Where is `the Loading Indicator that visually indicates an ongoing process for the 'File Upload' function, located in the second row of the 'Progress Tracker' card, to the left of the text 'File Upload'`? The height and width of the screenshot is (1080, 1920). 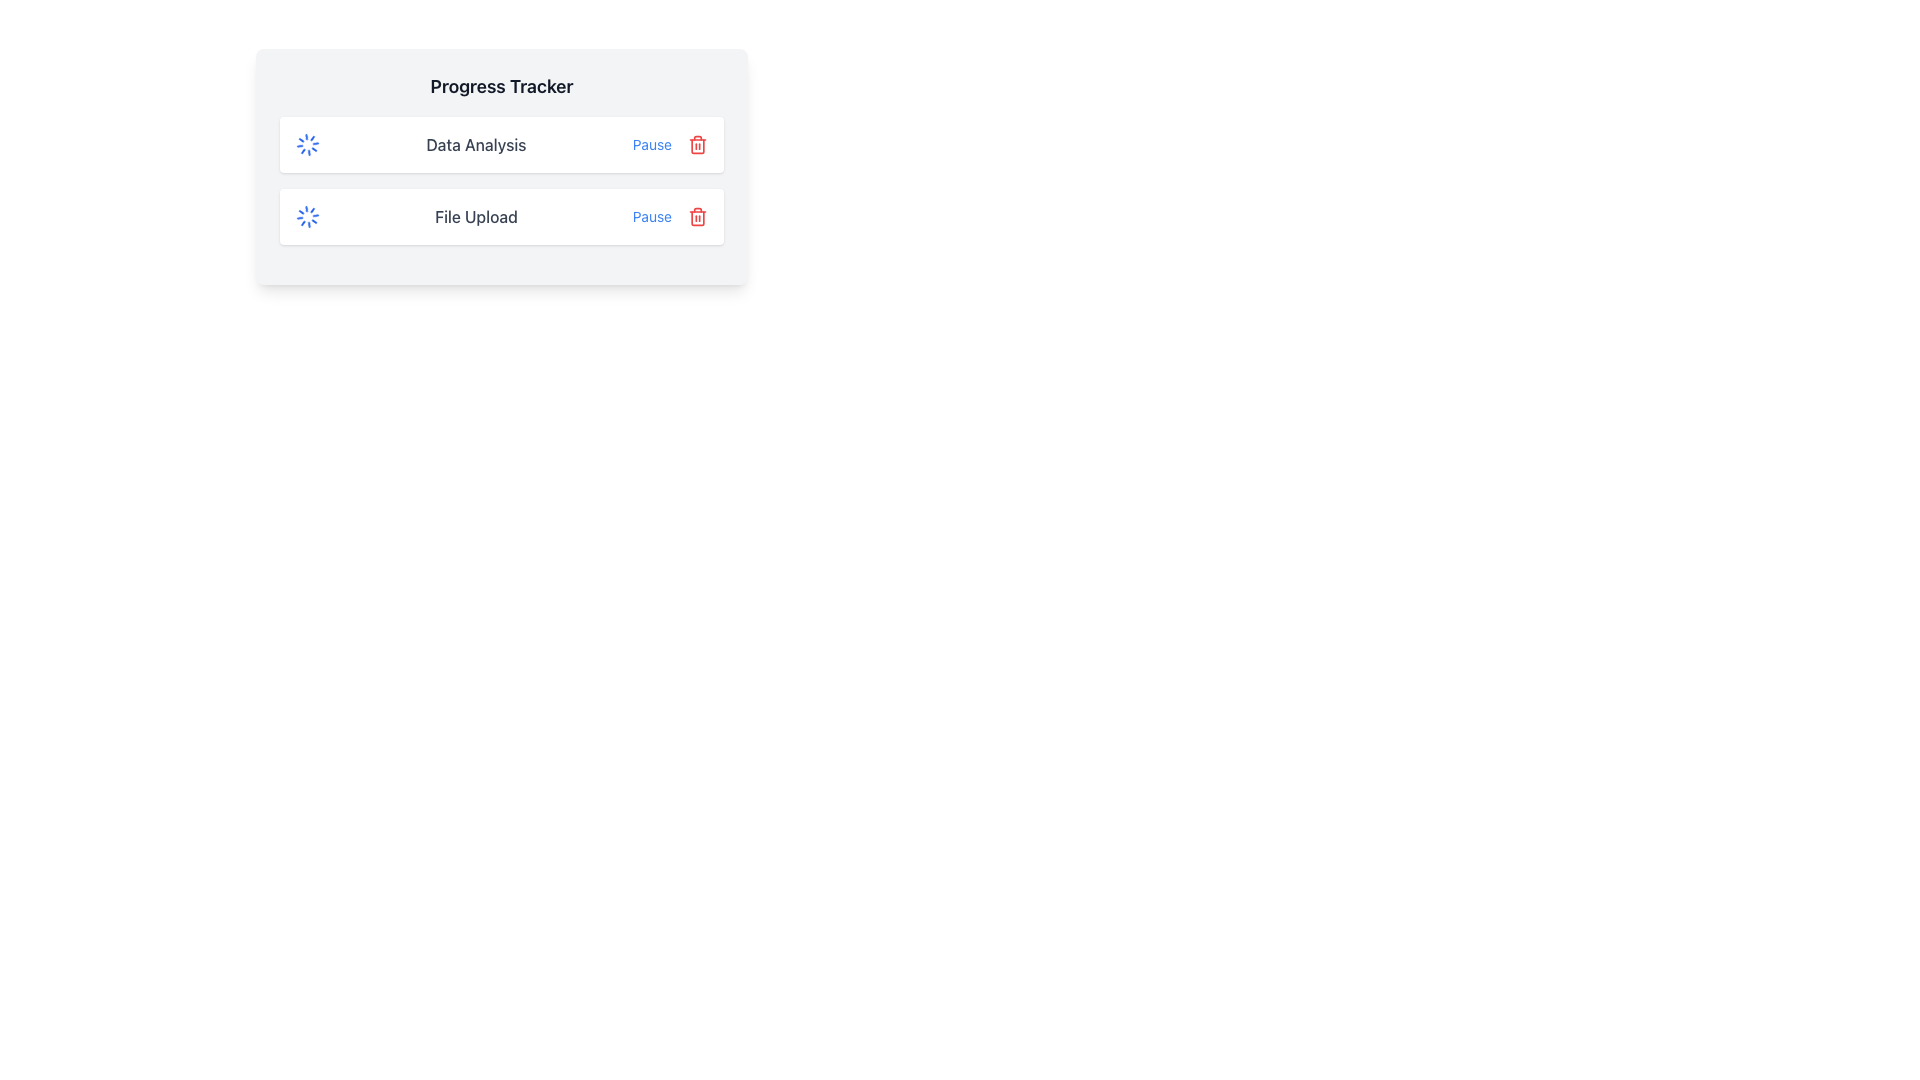
the Loading Indicator that visually indicates an ongoing process for the 'File Upload' function, located in the second row of the 'Progress Tracker' card, to the left of the text 'File Upload' is located at coordinates (306, 216).